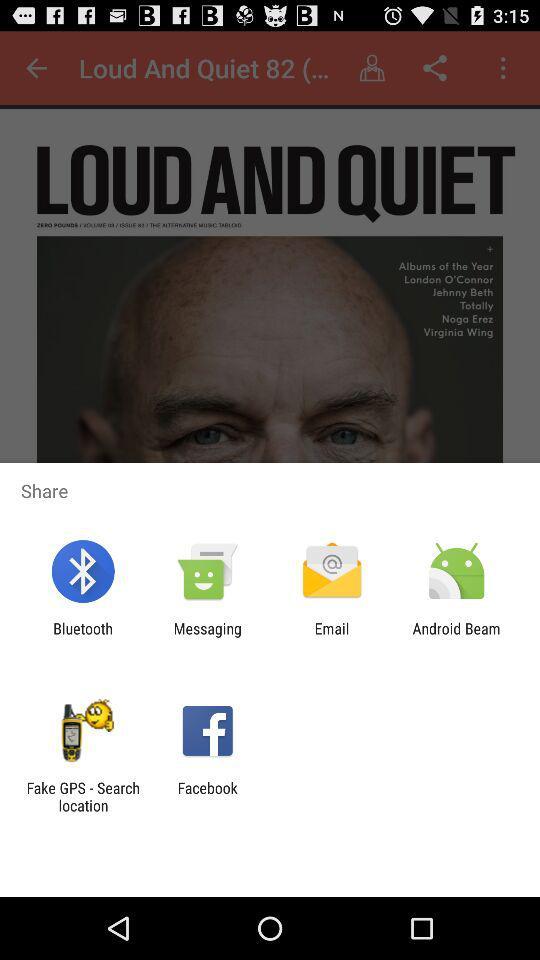  What do you see at coordinates (456, 636) in the screenshot?
I see `the android beam app` at bounding box center [456, 636].